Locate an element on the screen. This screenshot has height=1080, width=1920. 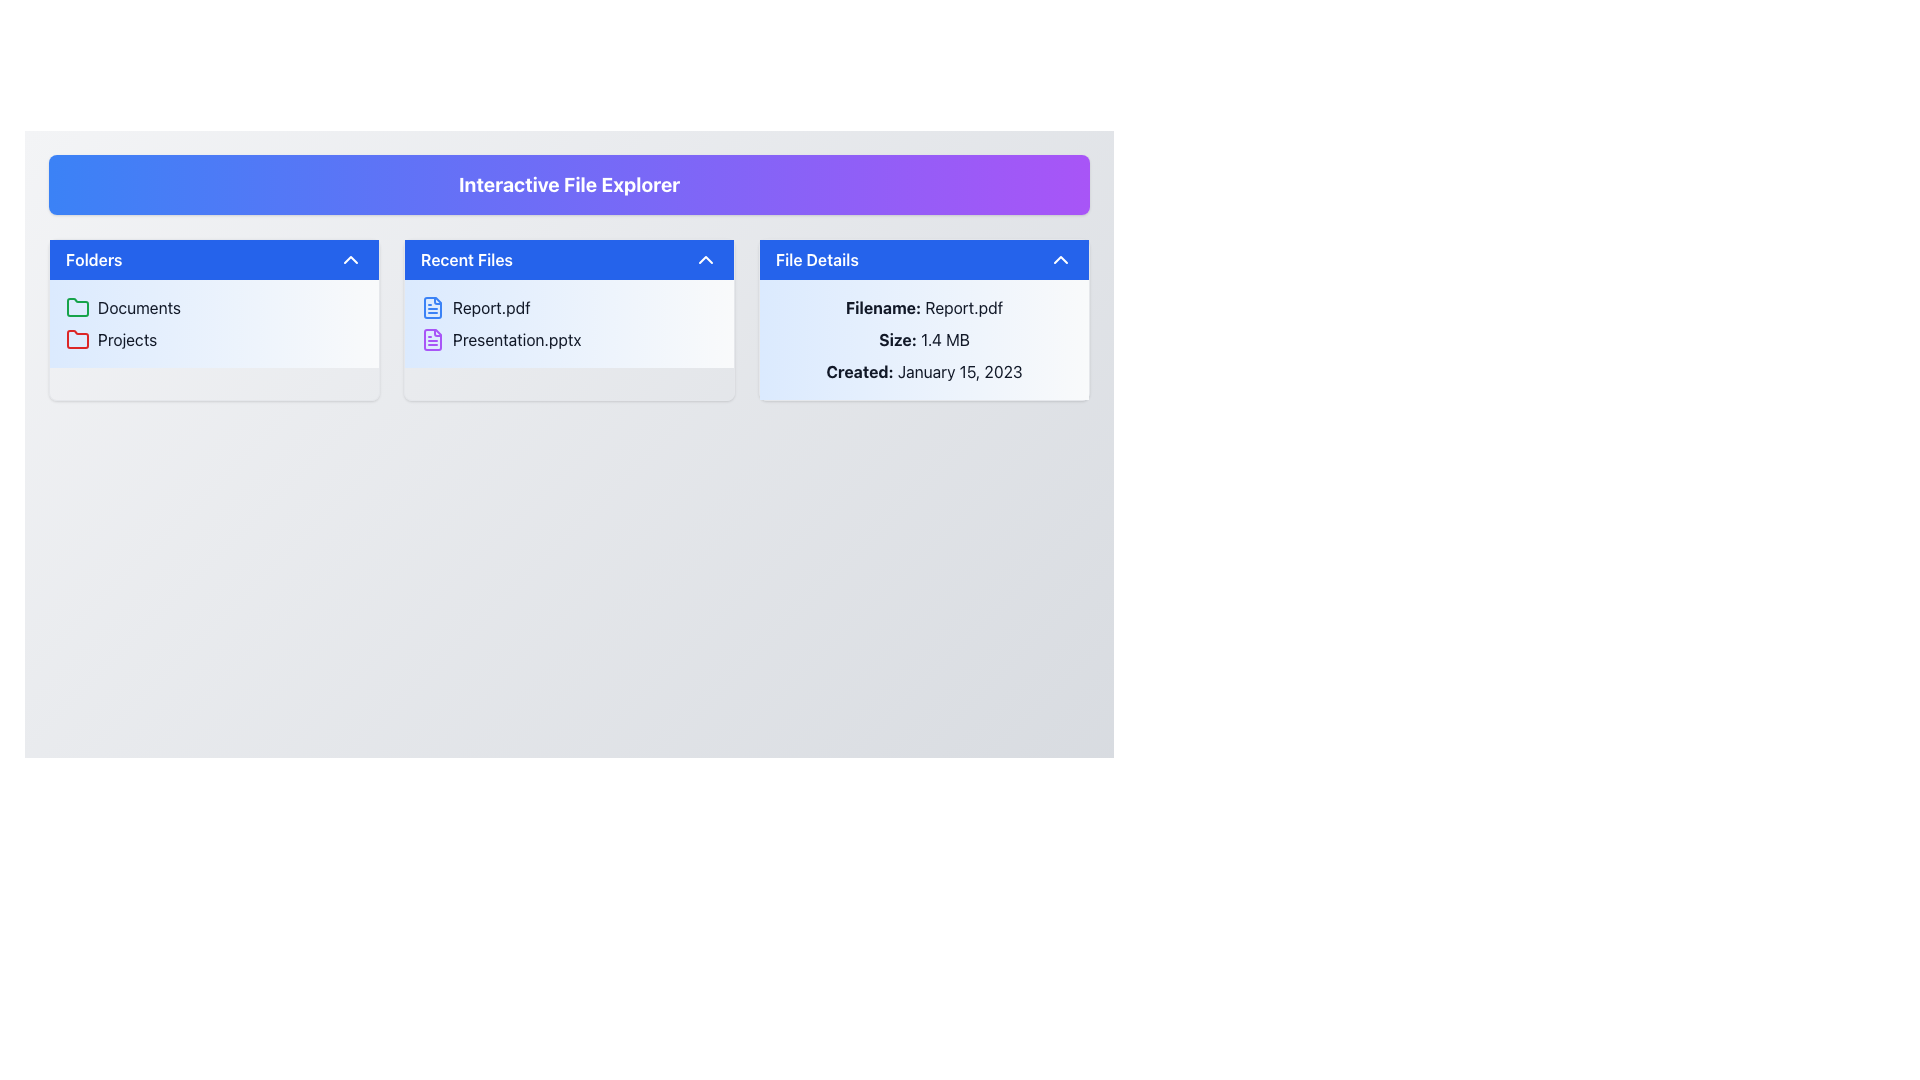
the text label for the file 'Presentation.pptx' located is located at coordinates (517, 338).